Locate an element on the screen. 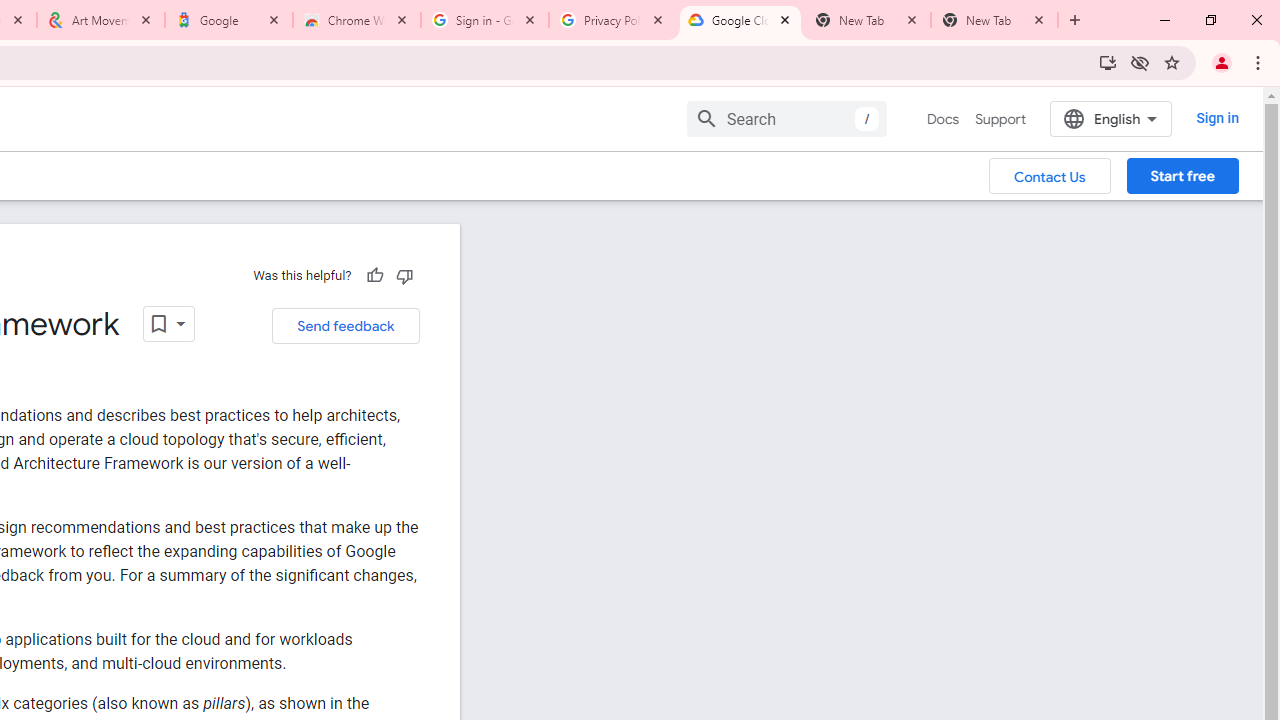  'Not helpful' is located at coordinates (403, 275).